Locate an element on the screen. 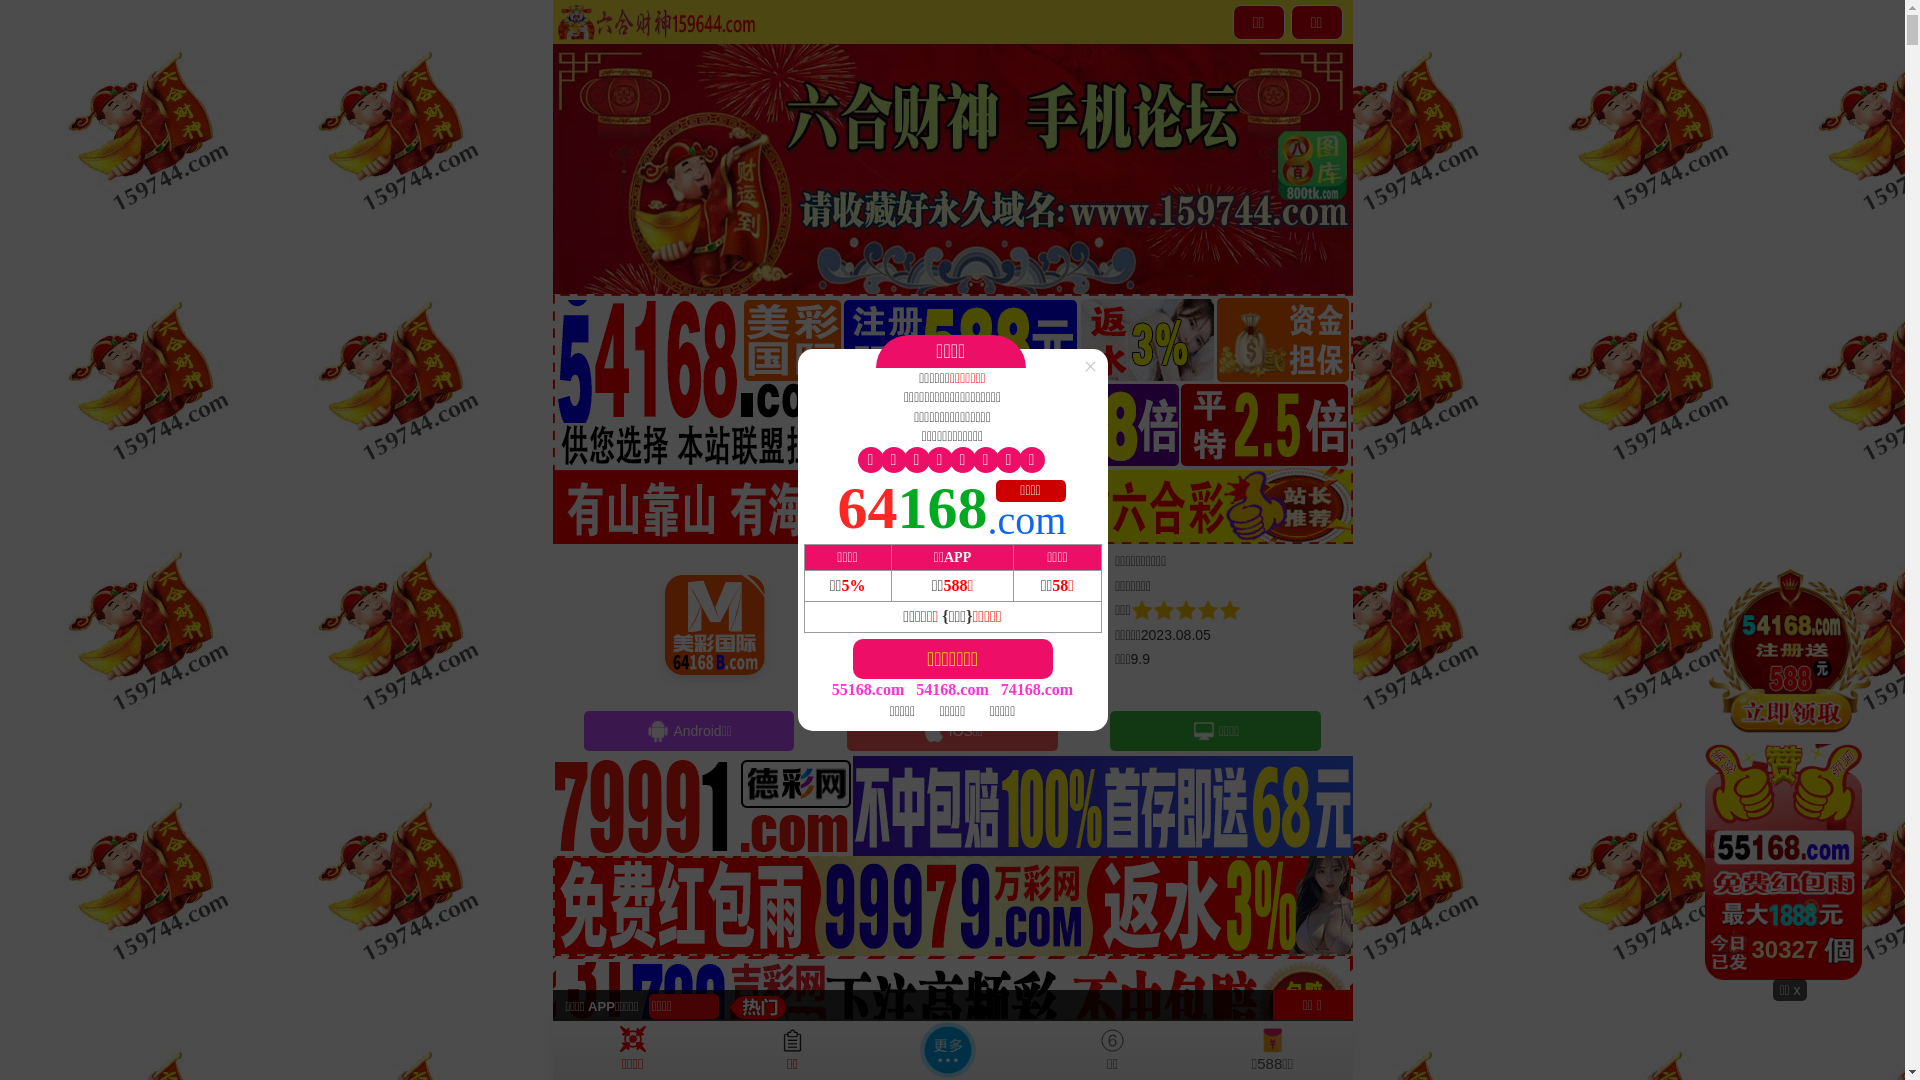 This screenshot has height=1080, width=1920. '30512' is located at coordinates (1790, 770).